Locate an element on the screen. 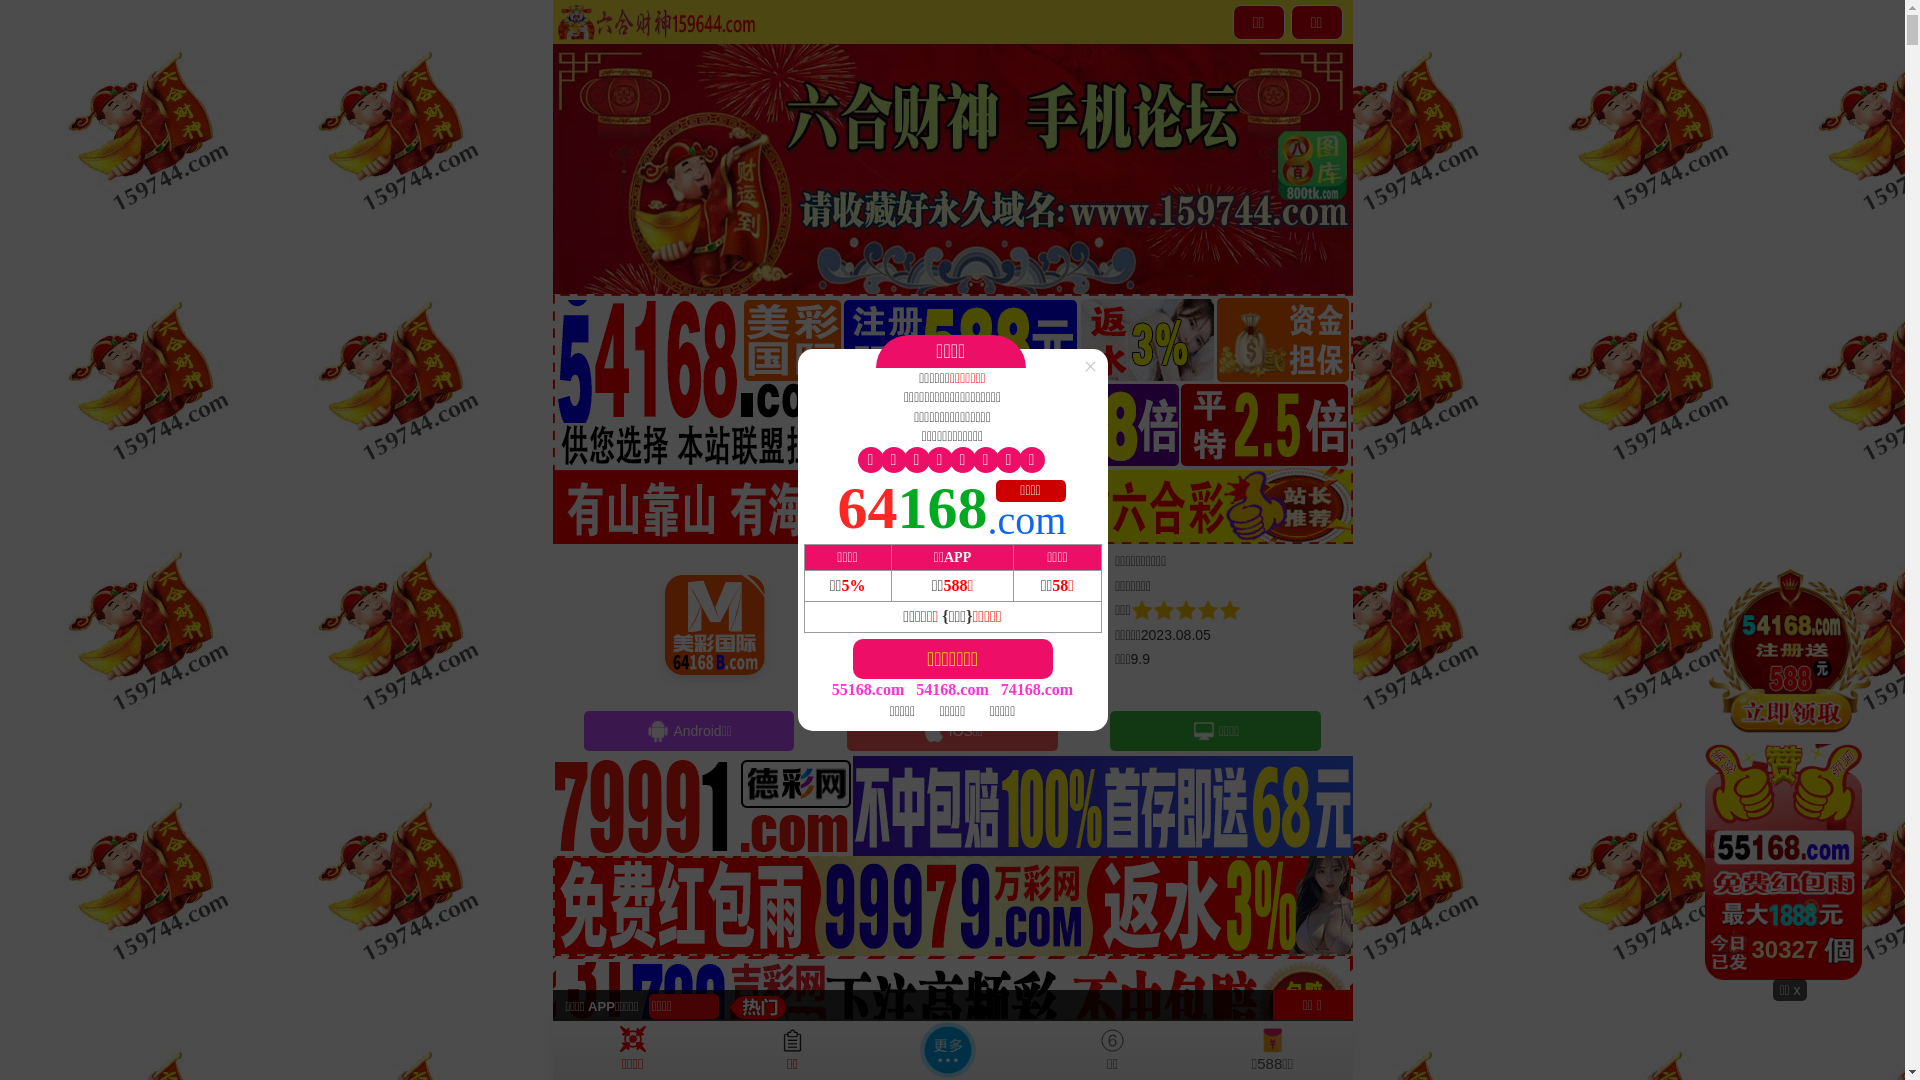 This screenshot has height=1080, width=1920. '30512' is located at coordinates (1790, 770).